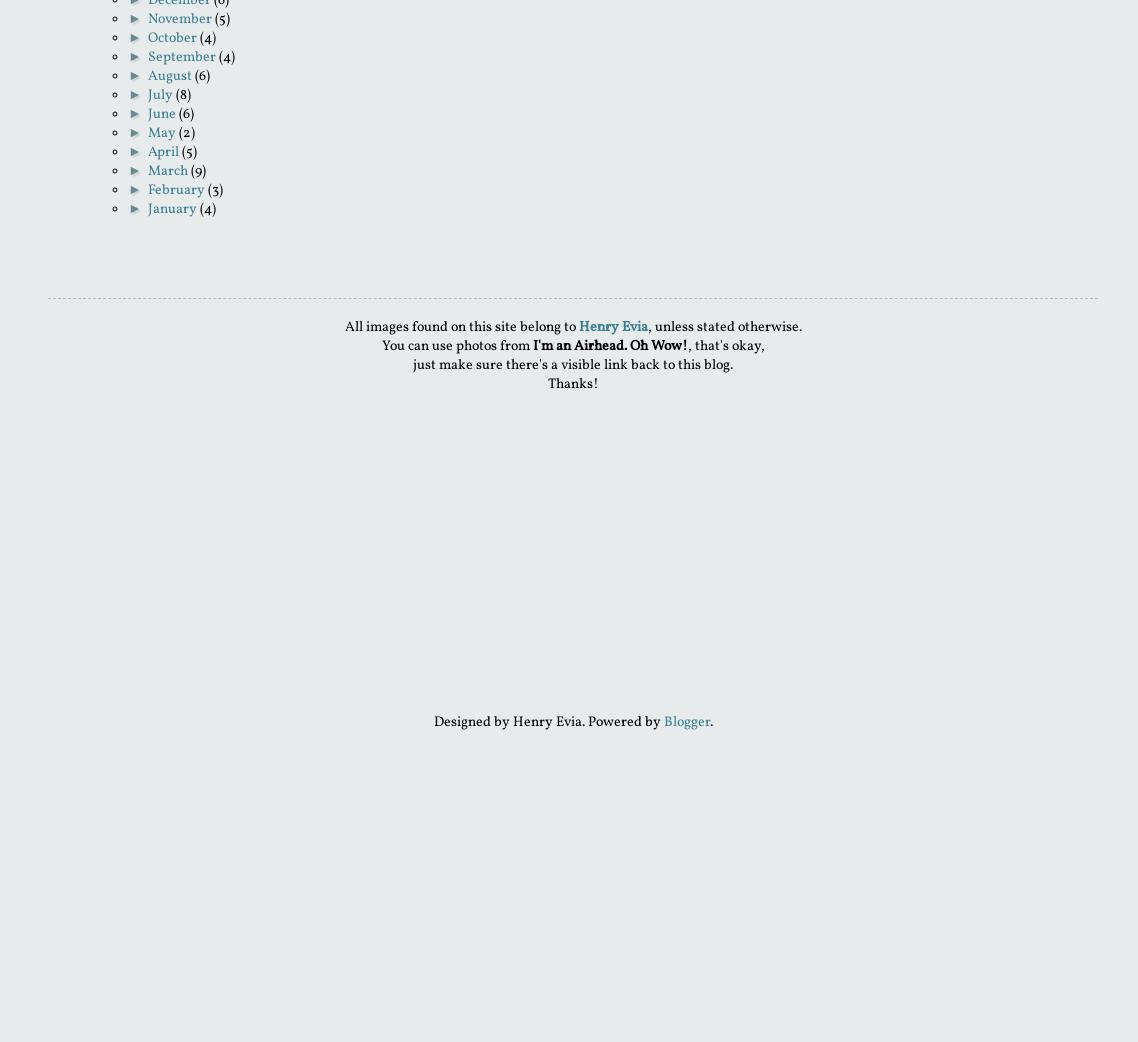  What do you see at coordinates (181, 95) in the screenshot?
I see `'(8)'` at bounding box center [181, 95].